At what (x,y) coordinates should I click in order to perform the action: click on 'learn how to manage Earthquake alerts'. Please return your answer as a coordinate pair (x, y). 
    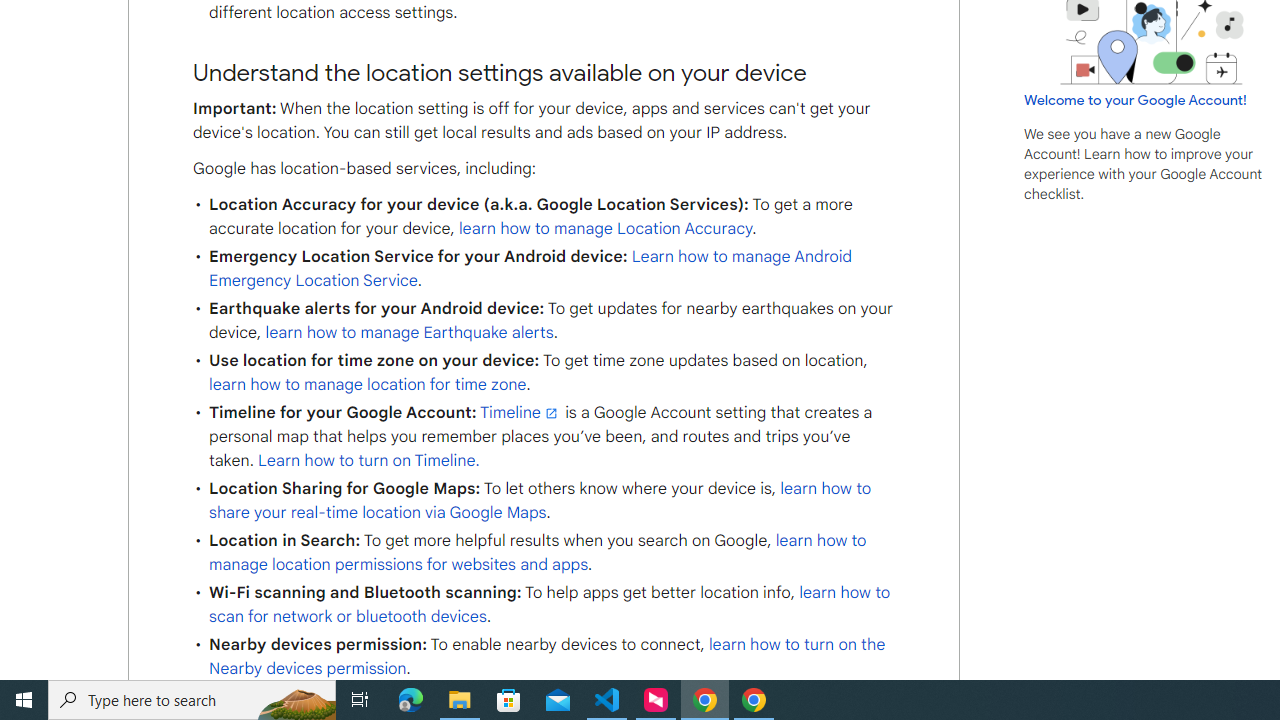
    Looking at the image, I should click on (408, 332).